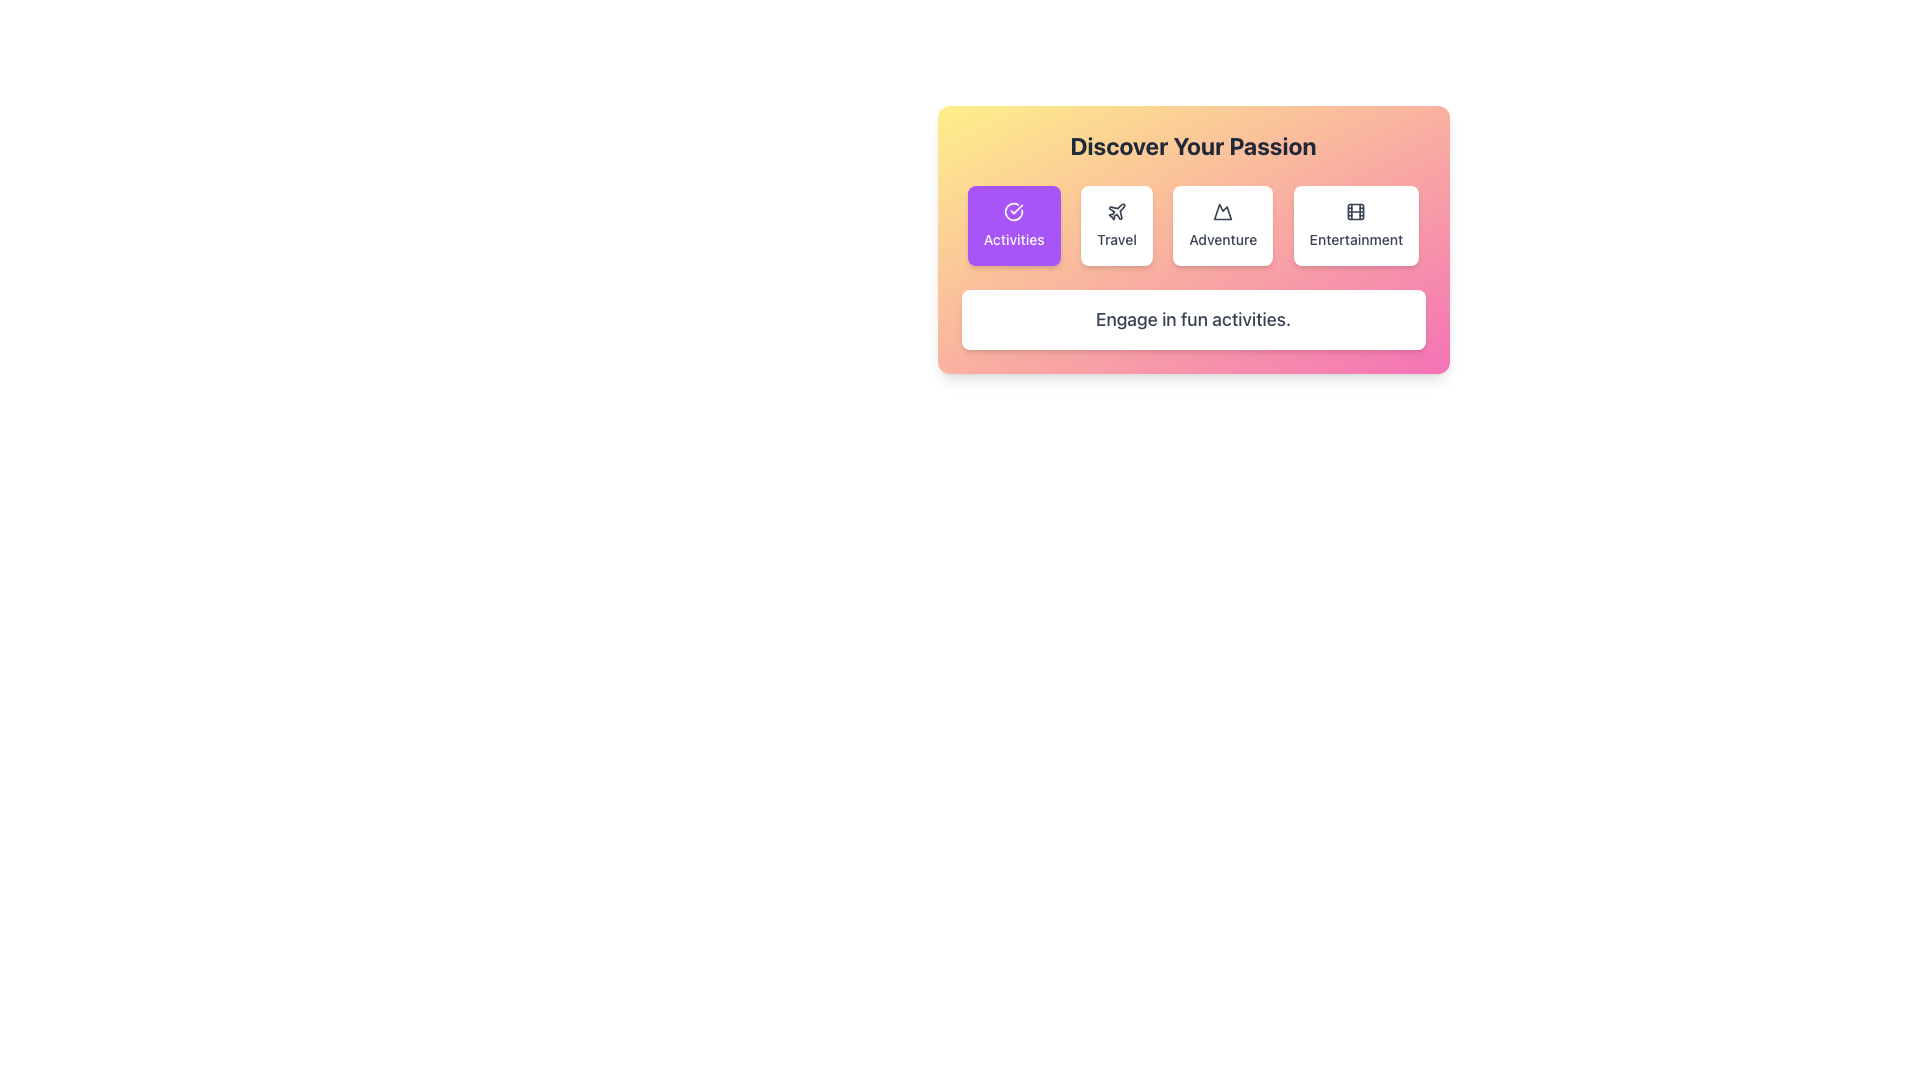  What do you see at coordinates (1222, 212) in the screenshot?
I see `the mountain icon located within the 'Adventure' button, which is styled as a 20x20 pixel graphic and has a minimalistic design` at bounding box center [1222, 212].